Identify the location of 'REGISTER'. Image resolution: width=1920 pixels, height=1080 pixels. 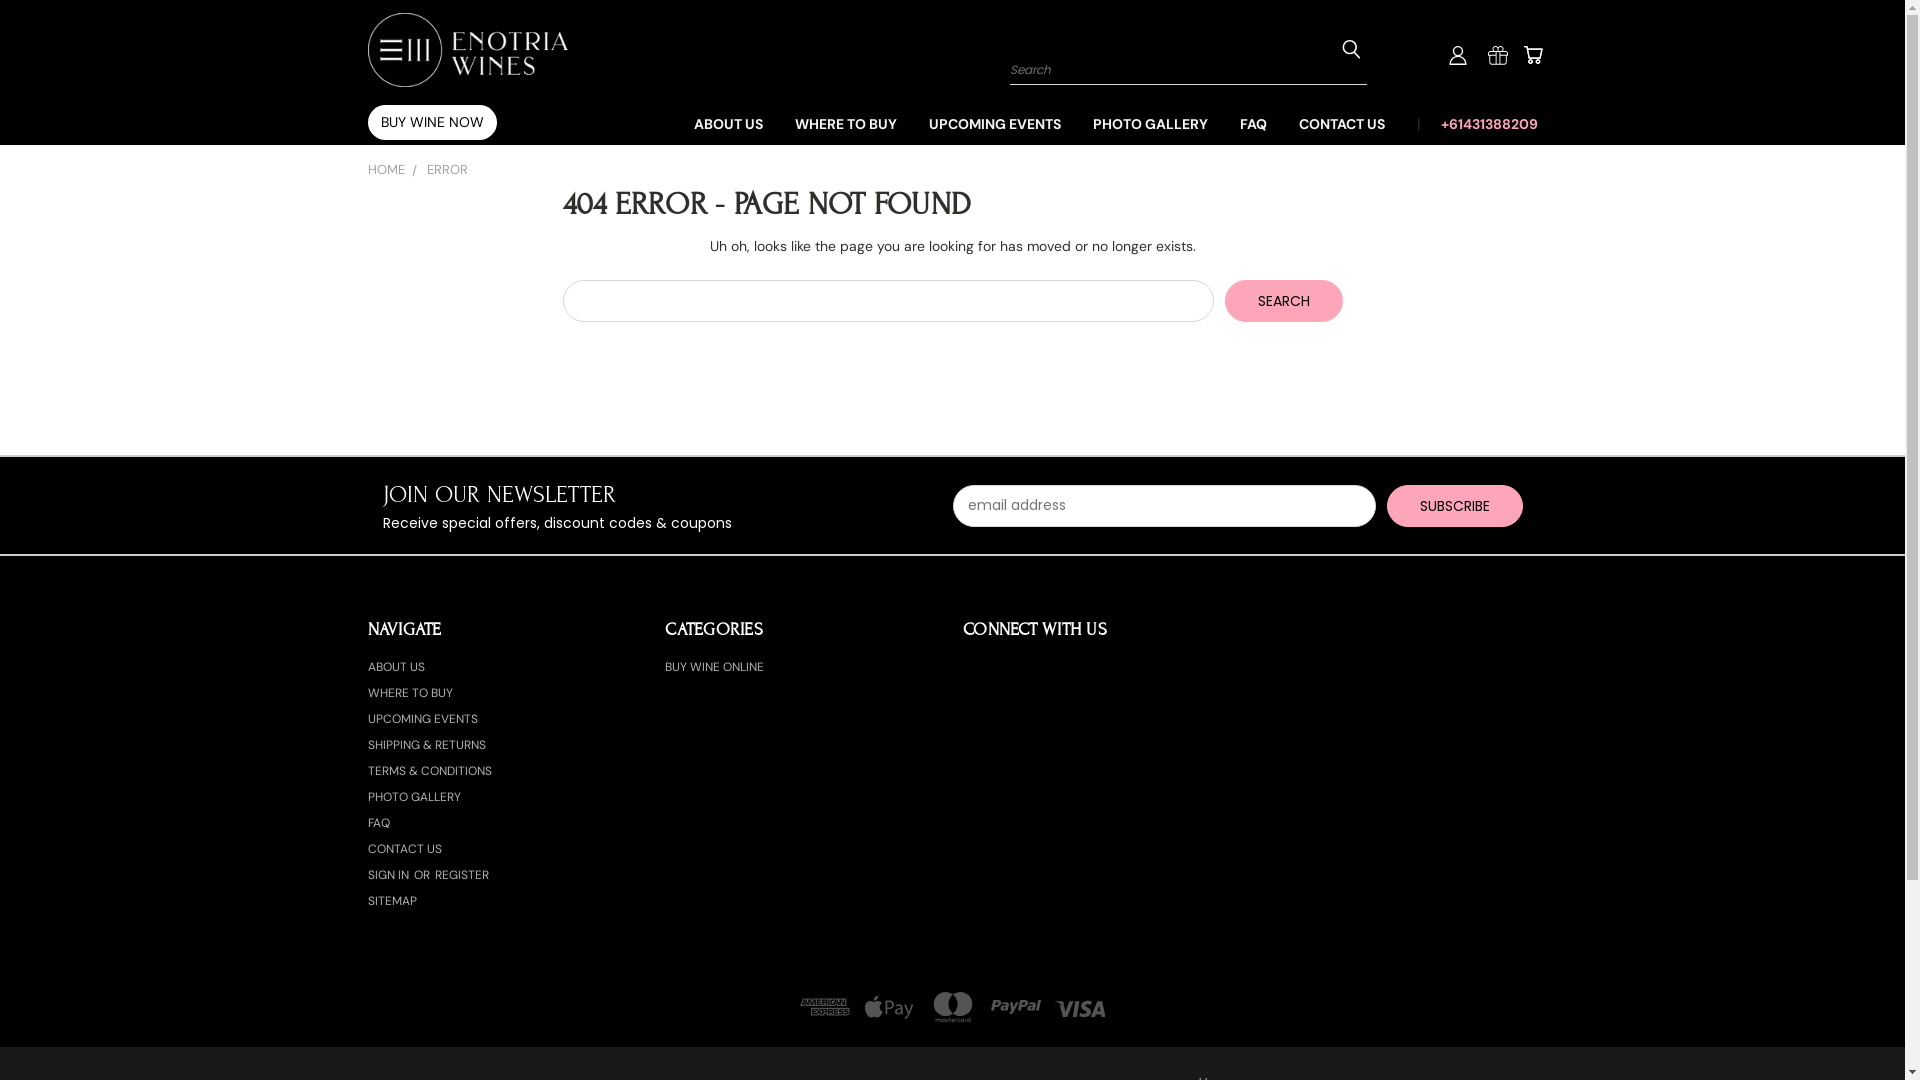
(432, 878).